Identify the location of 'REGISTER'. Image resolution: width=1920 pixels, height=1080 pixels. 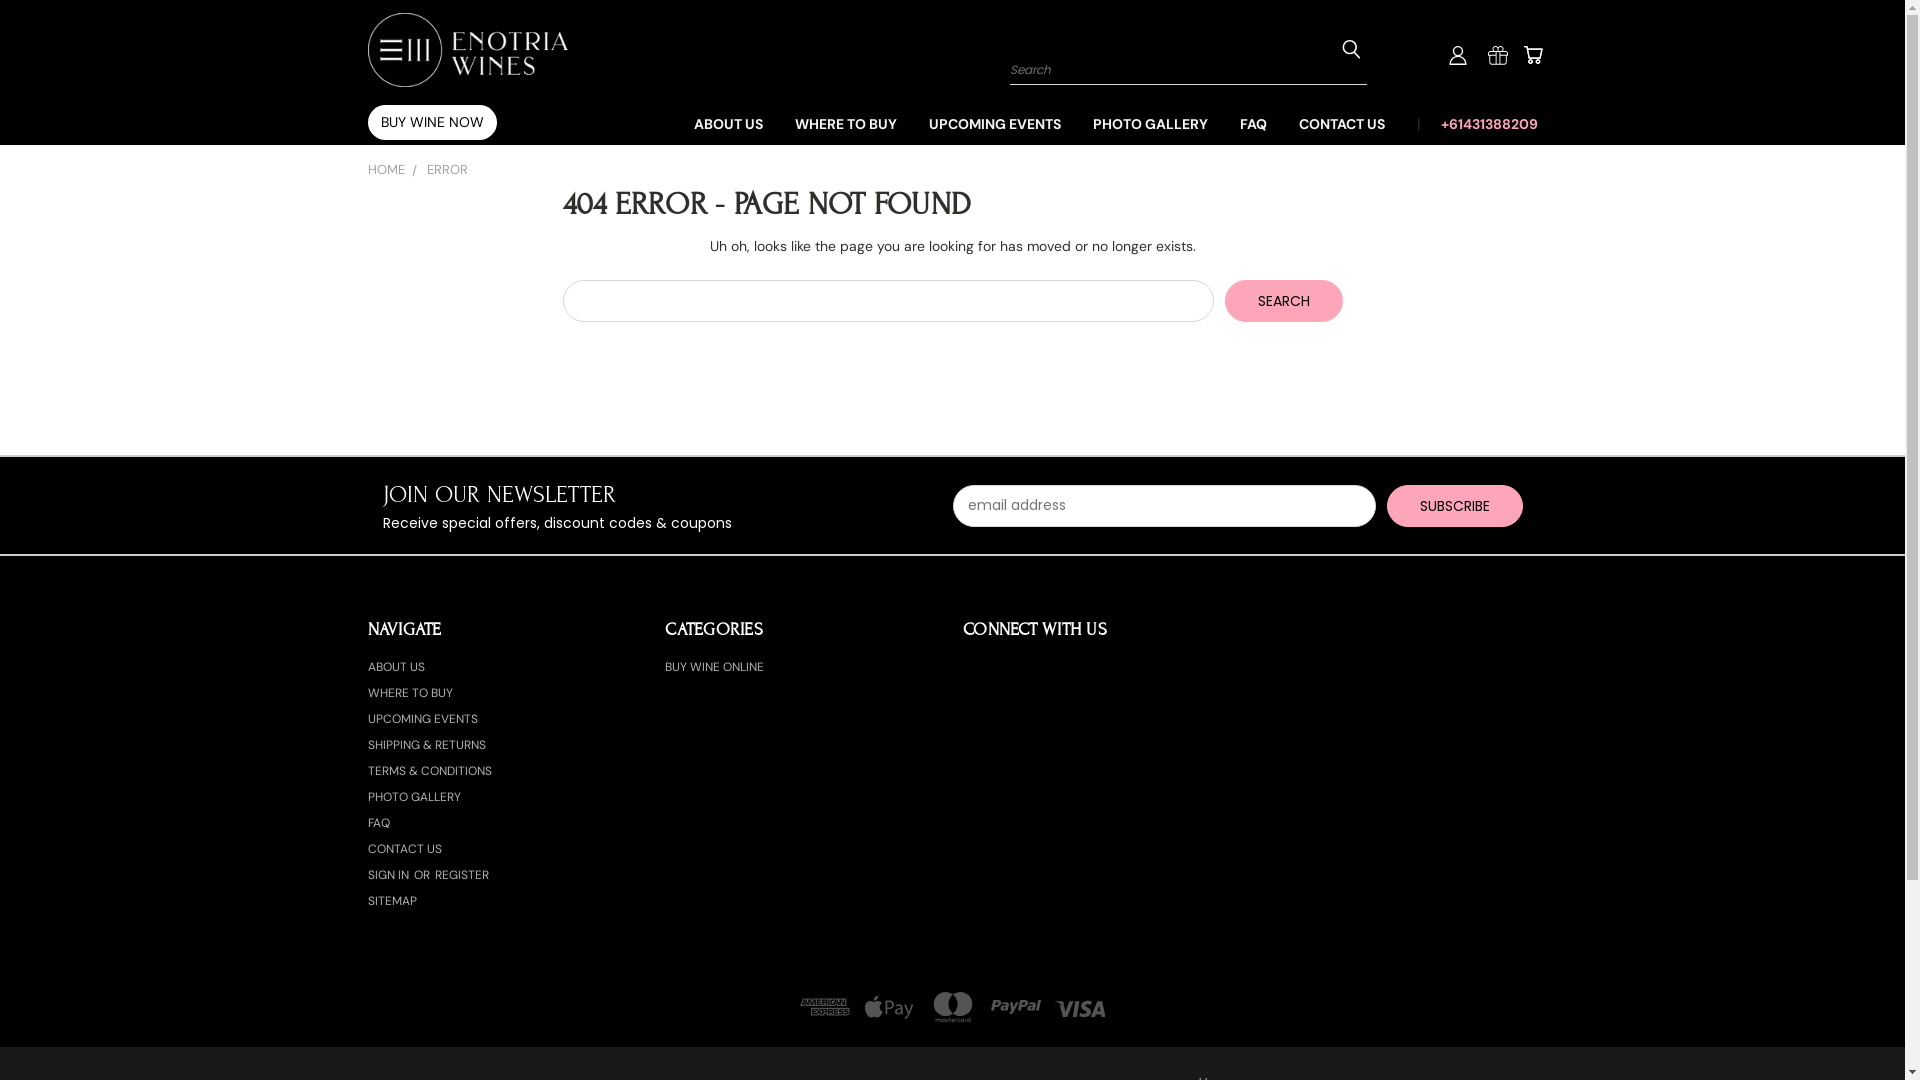
(432, 878).